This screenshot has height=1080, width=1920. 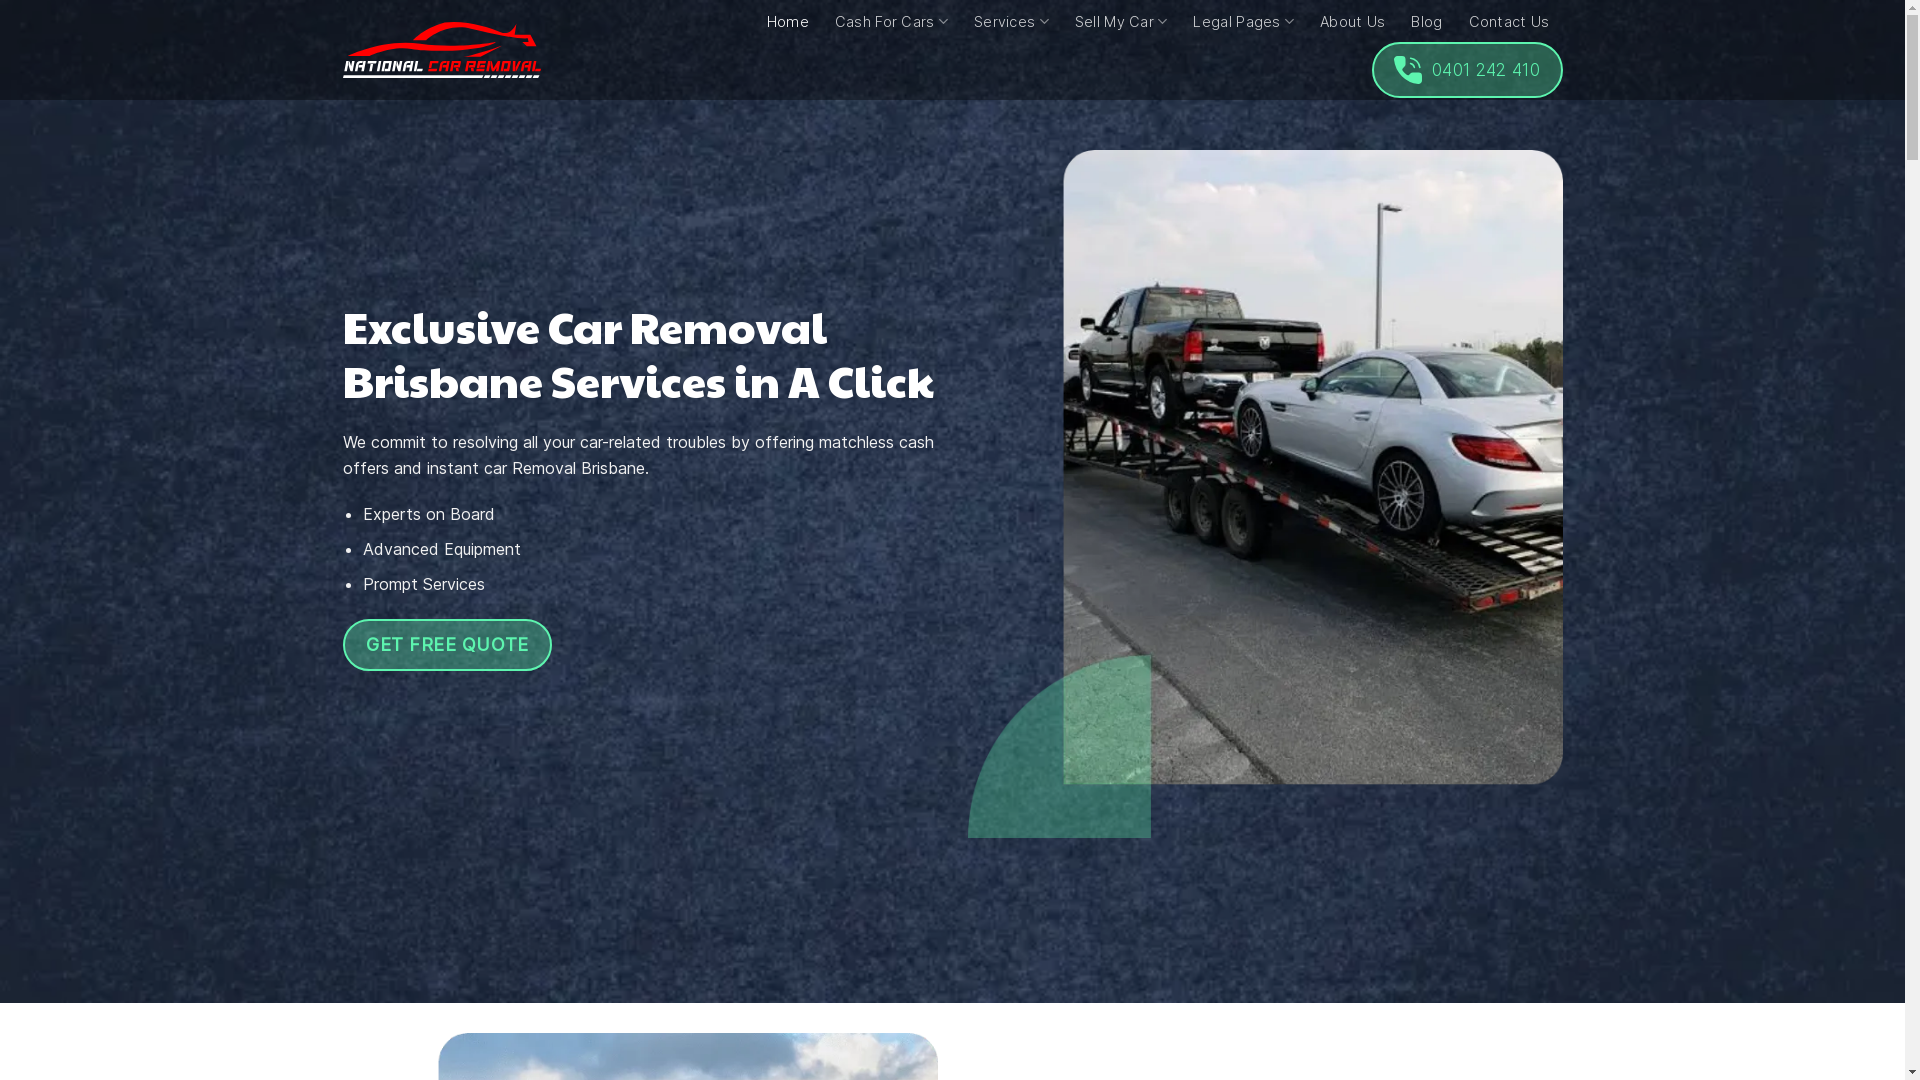 I want to click on 'Blog', so click(x=1425, y=22).